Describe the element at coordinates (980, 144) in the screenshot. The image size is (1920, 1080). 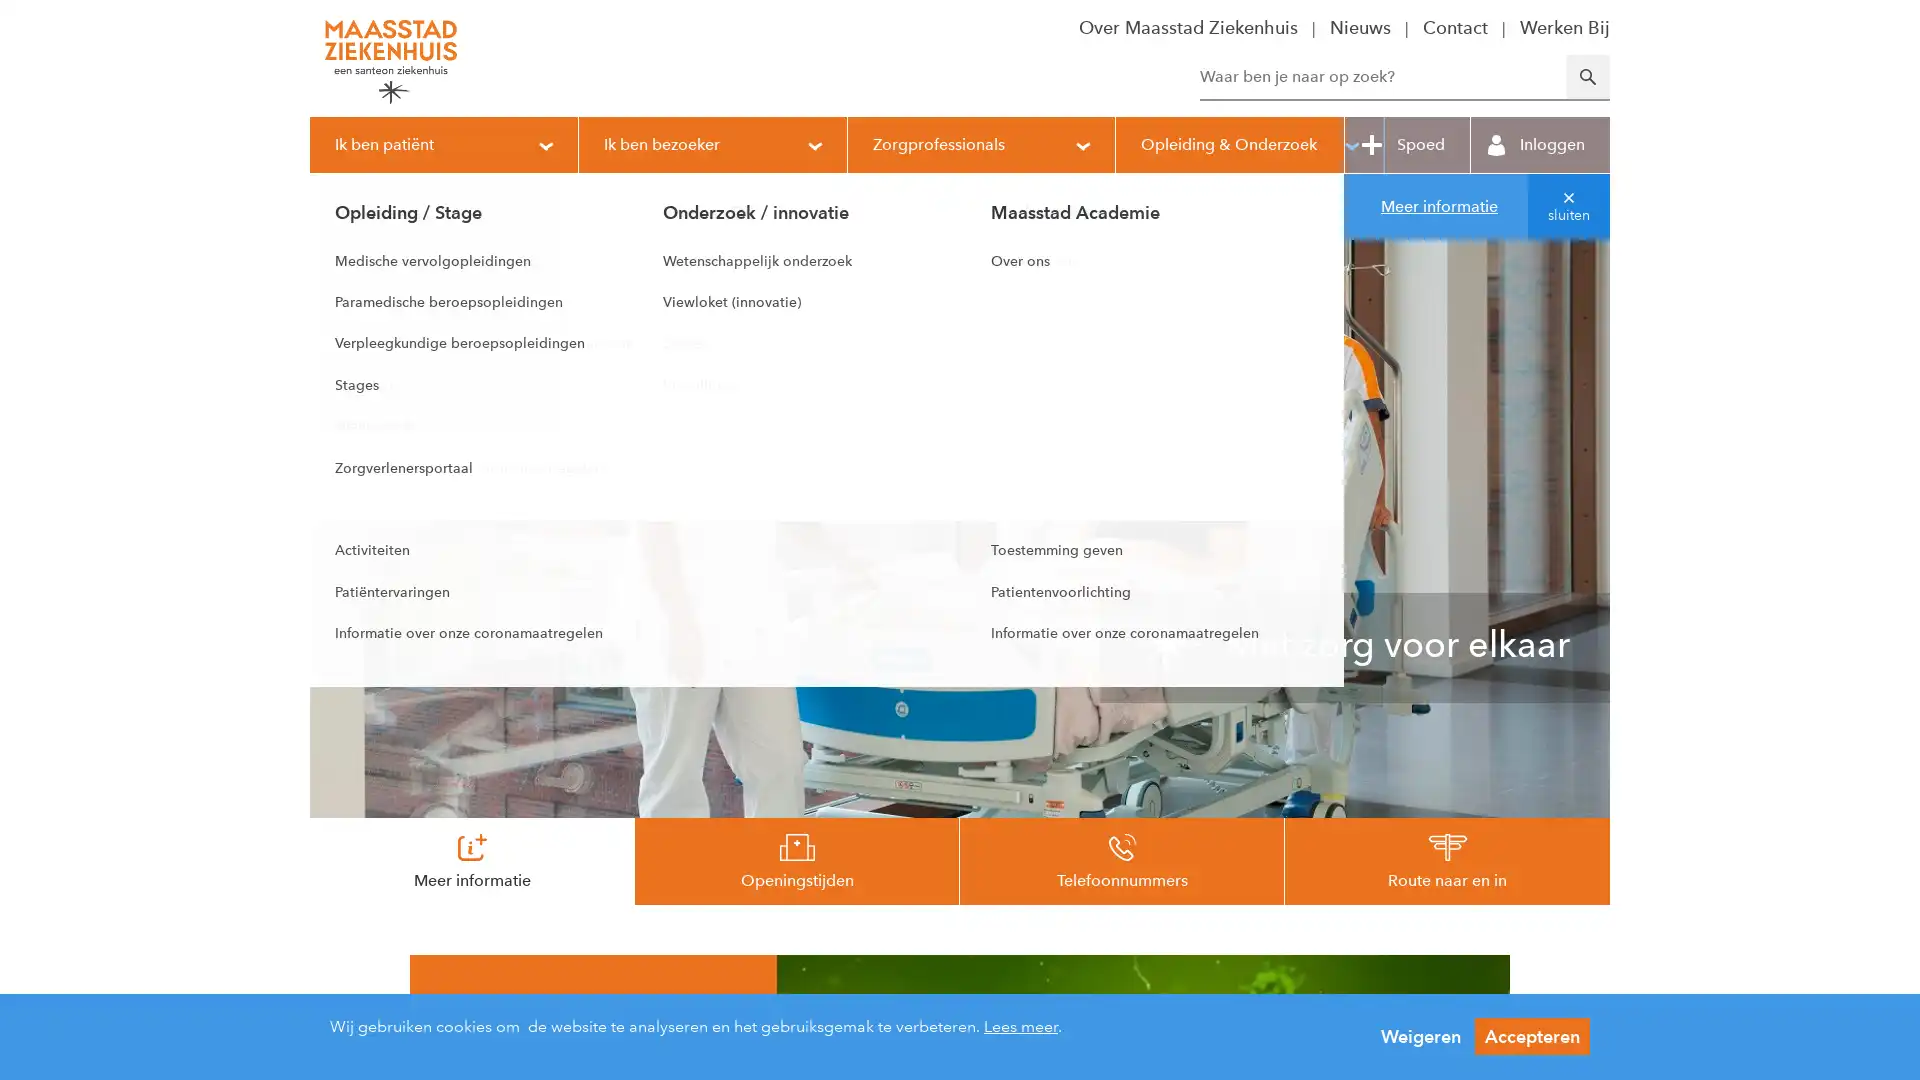
I see `Zorgprofessionals` at that location.